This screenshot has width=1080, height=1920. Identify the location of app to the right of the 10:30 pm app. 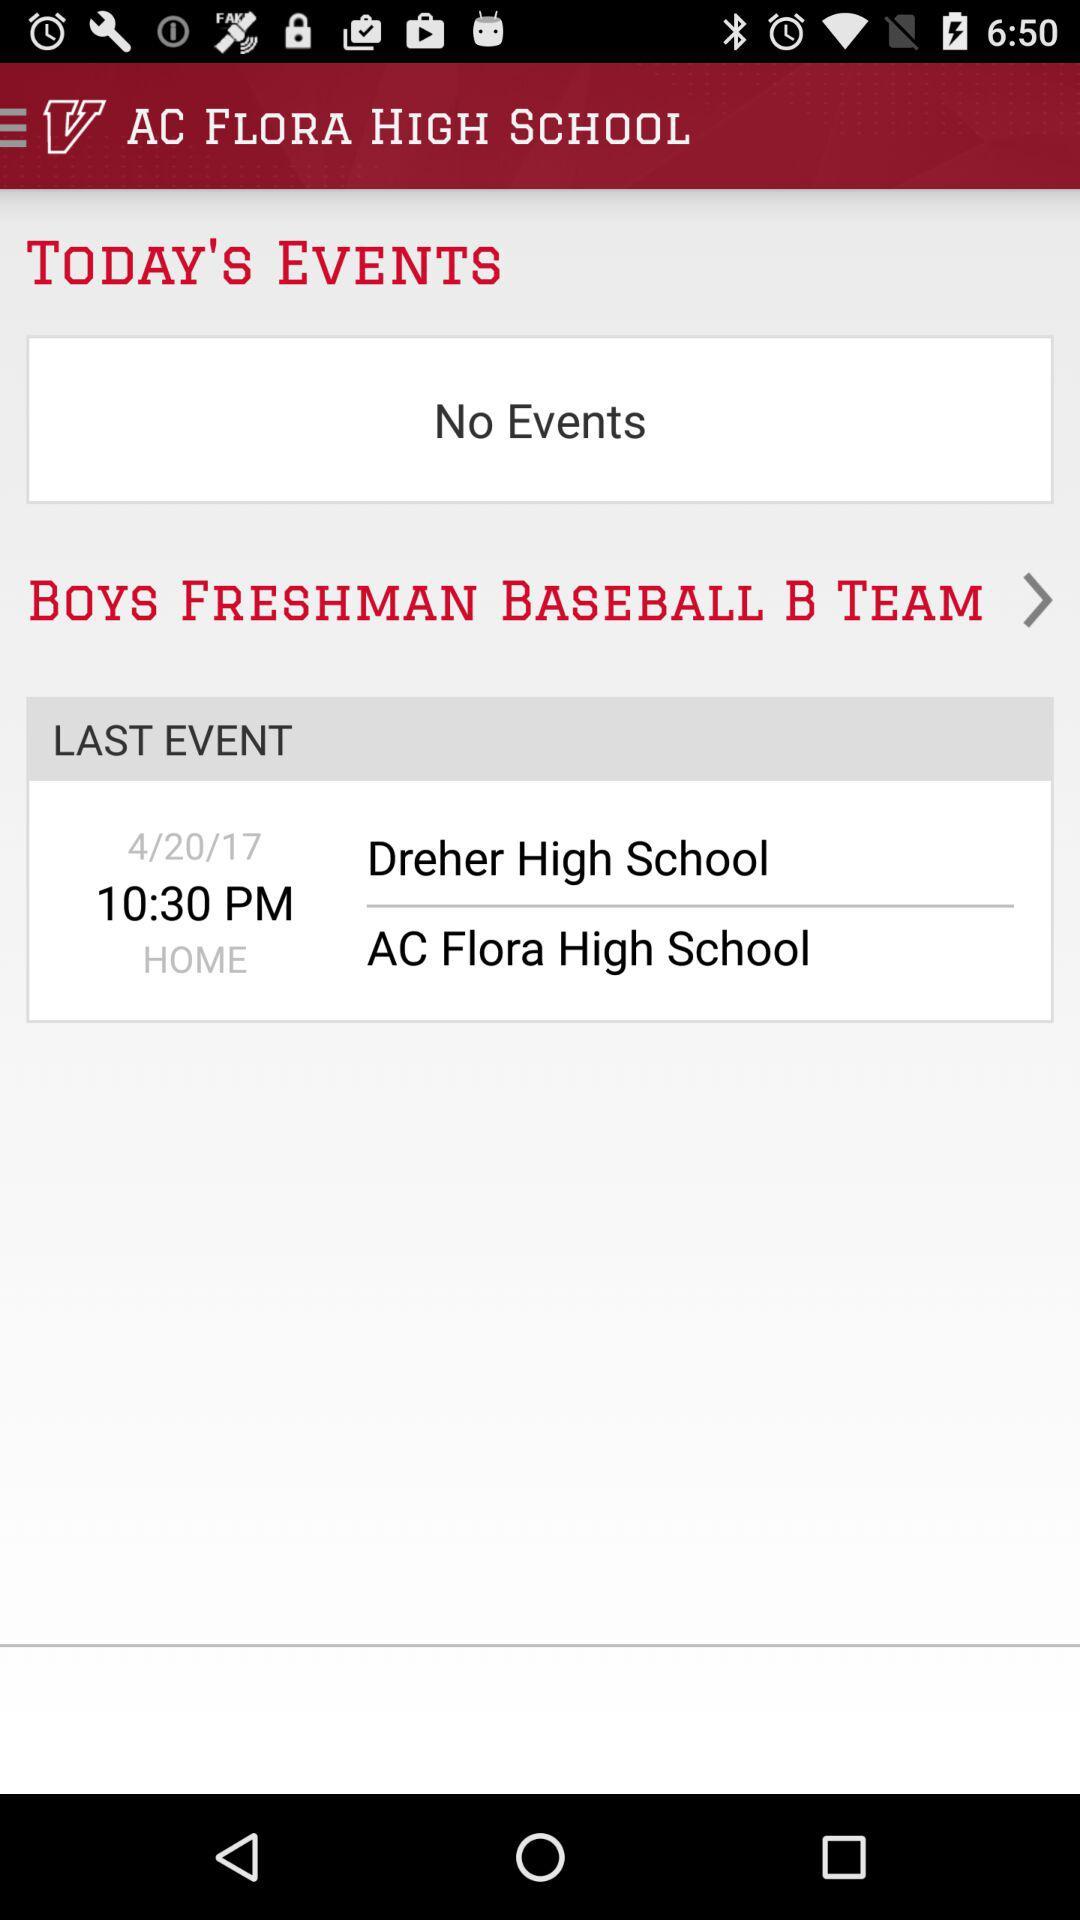
(676, 867).